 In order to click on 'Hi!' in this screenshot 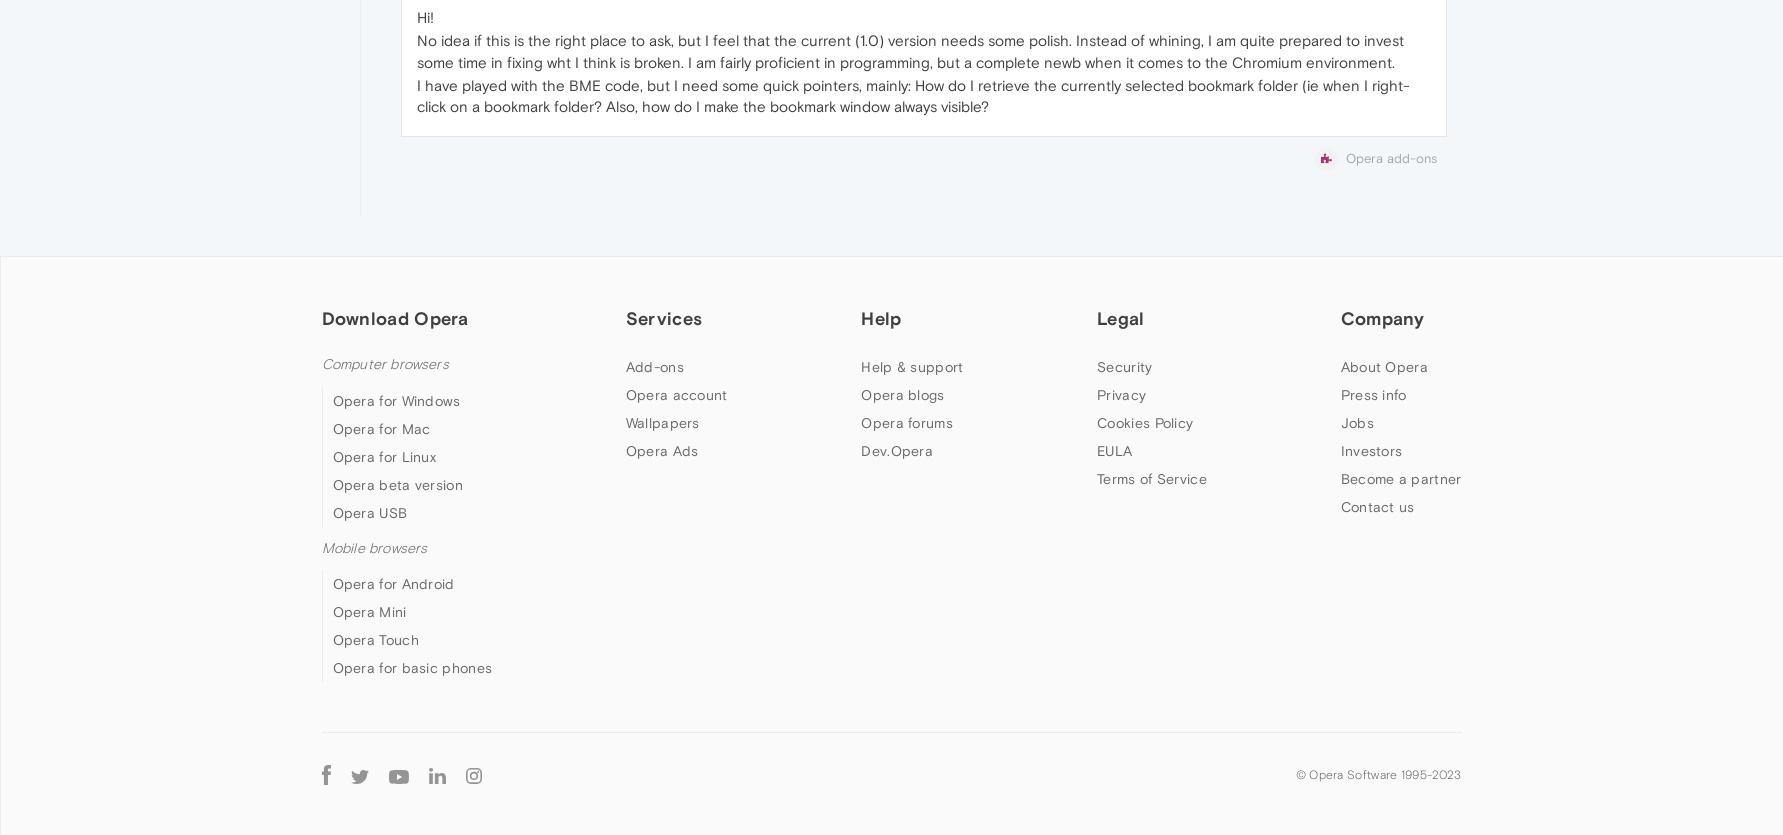, I will do `click(424, 16)`.